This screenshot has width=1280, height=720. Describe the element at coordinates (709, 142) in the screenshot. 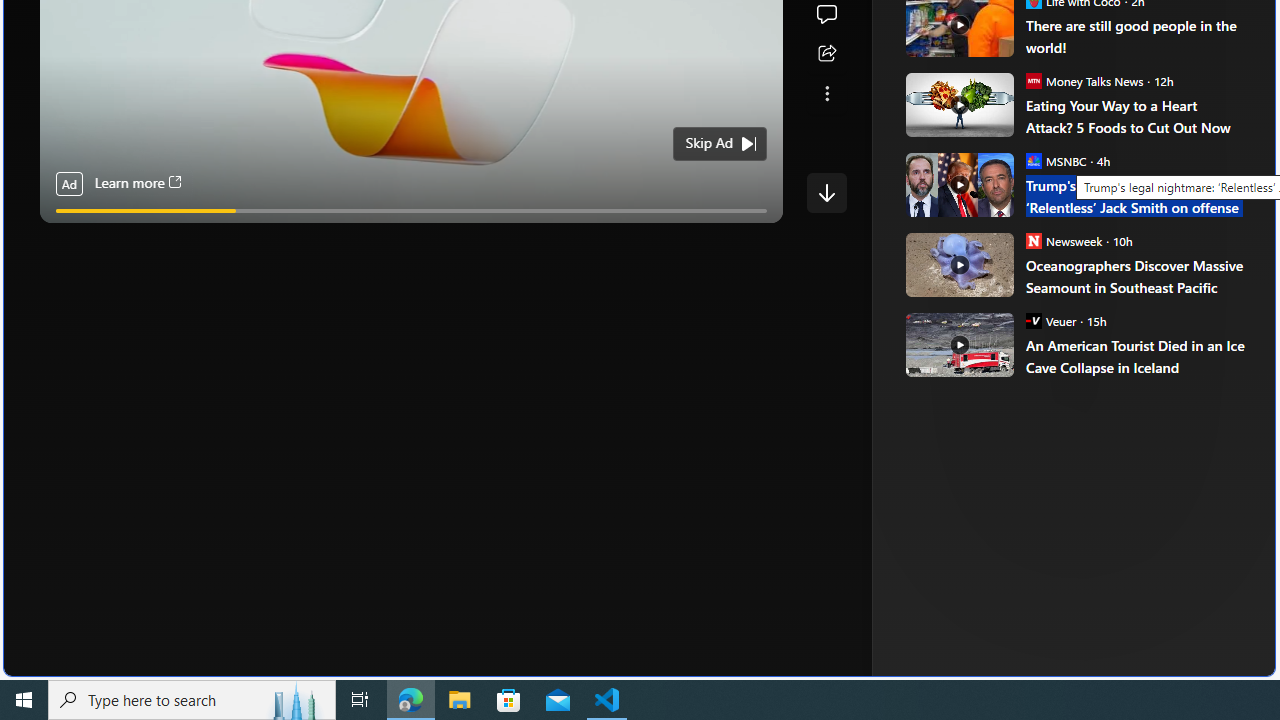

I see `'Skip Ad'` at that location.